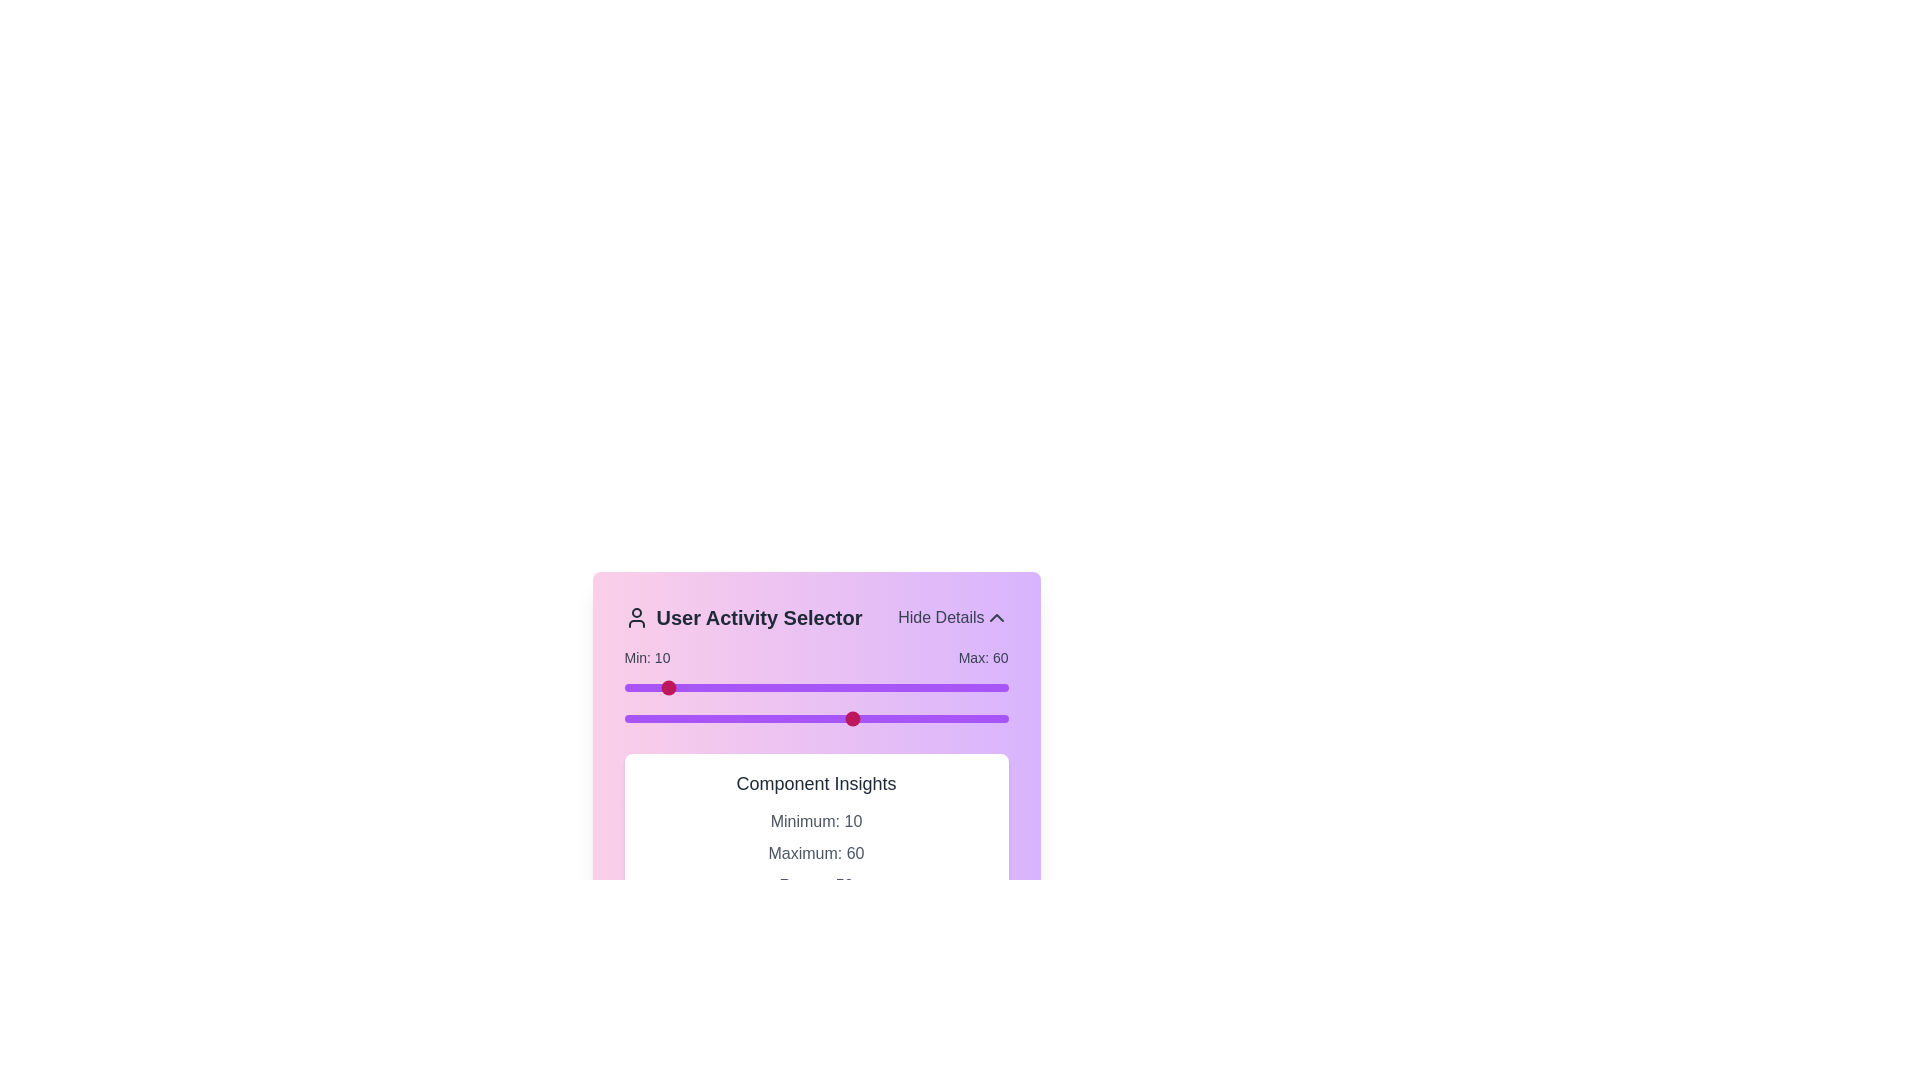 The height and width of the screenshot is (1080, 1920). Describe the element at coordinates (716, 686) in the screenshot. I see `the slider to set the range value to 24` at that location.